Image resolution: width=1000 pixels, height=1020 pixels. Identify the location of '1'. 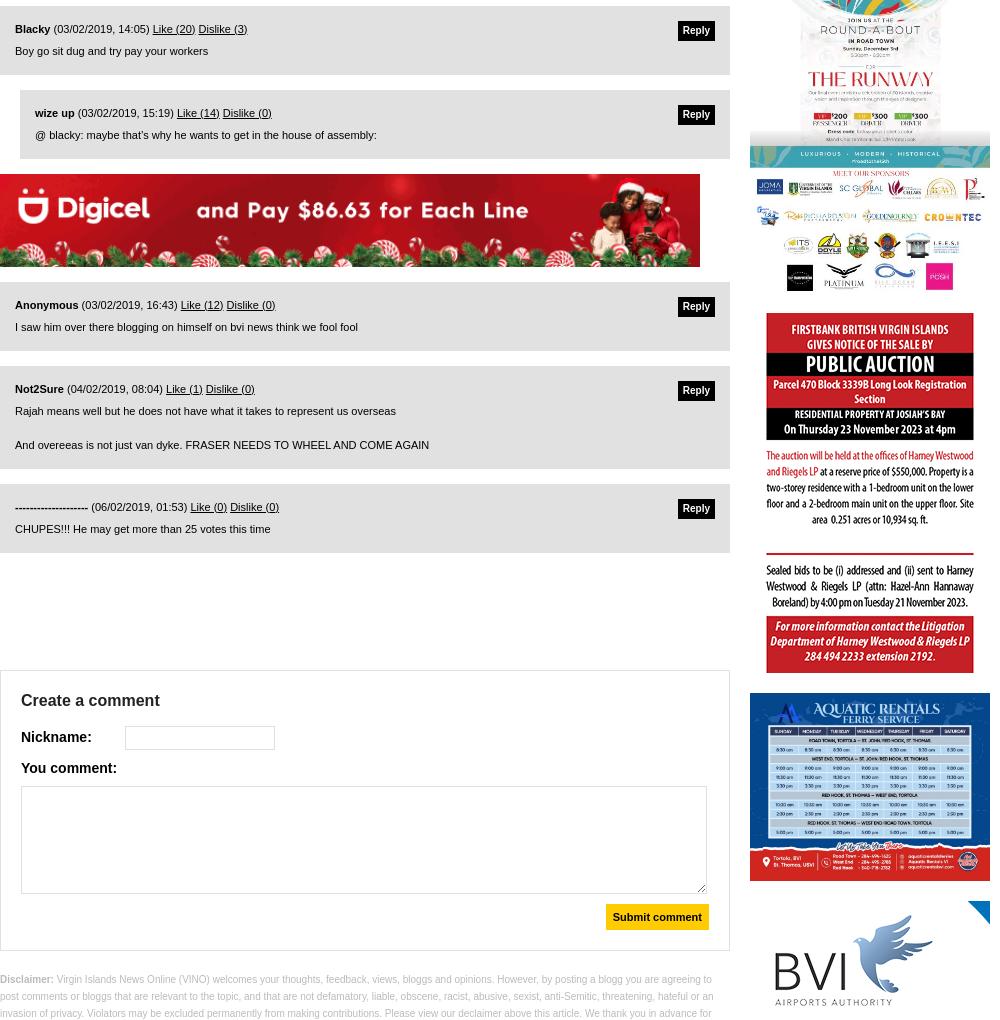
(194, 388).